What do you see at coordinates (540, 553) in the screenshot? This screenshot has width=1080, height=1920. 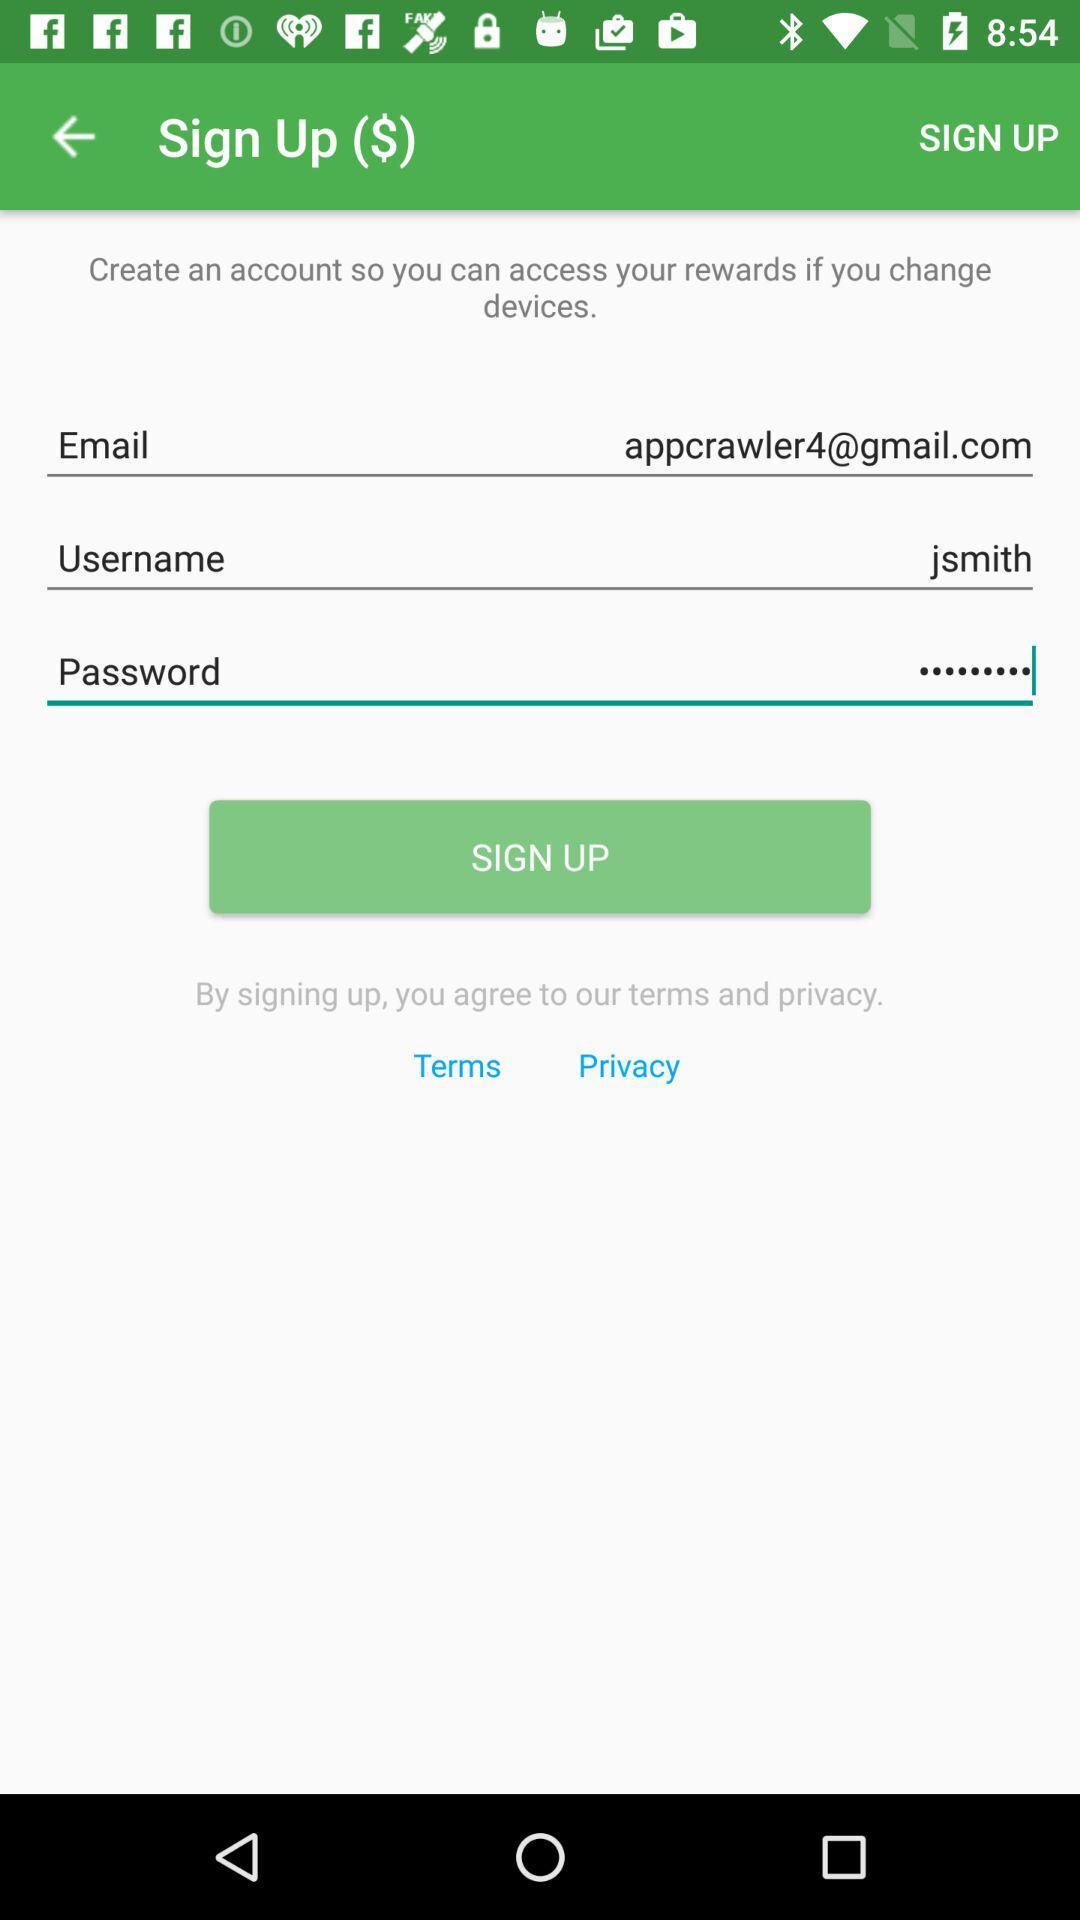 I see `the text field which is above the password` at bounding box center [540, 553].